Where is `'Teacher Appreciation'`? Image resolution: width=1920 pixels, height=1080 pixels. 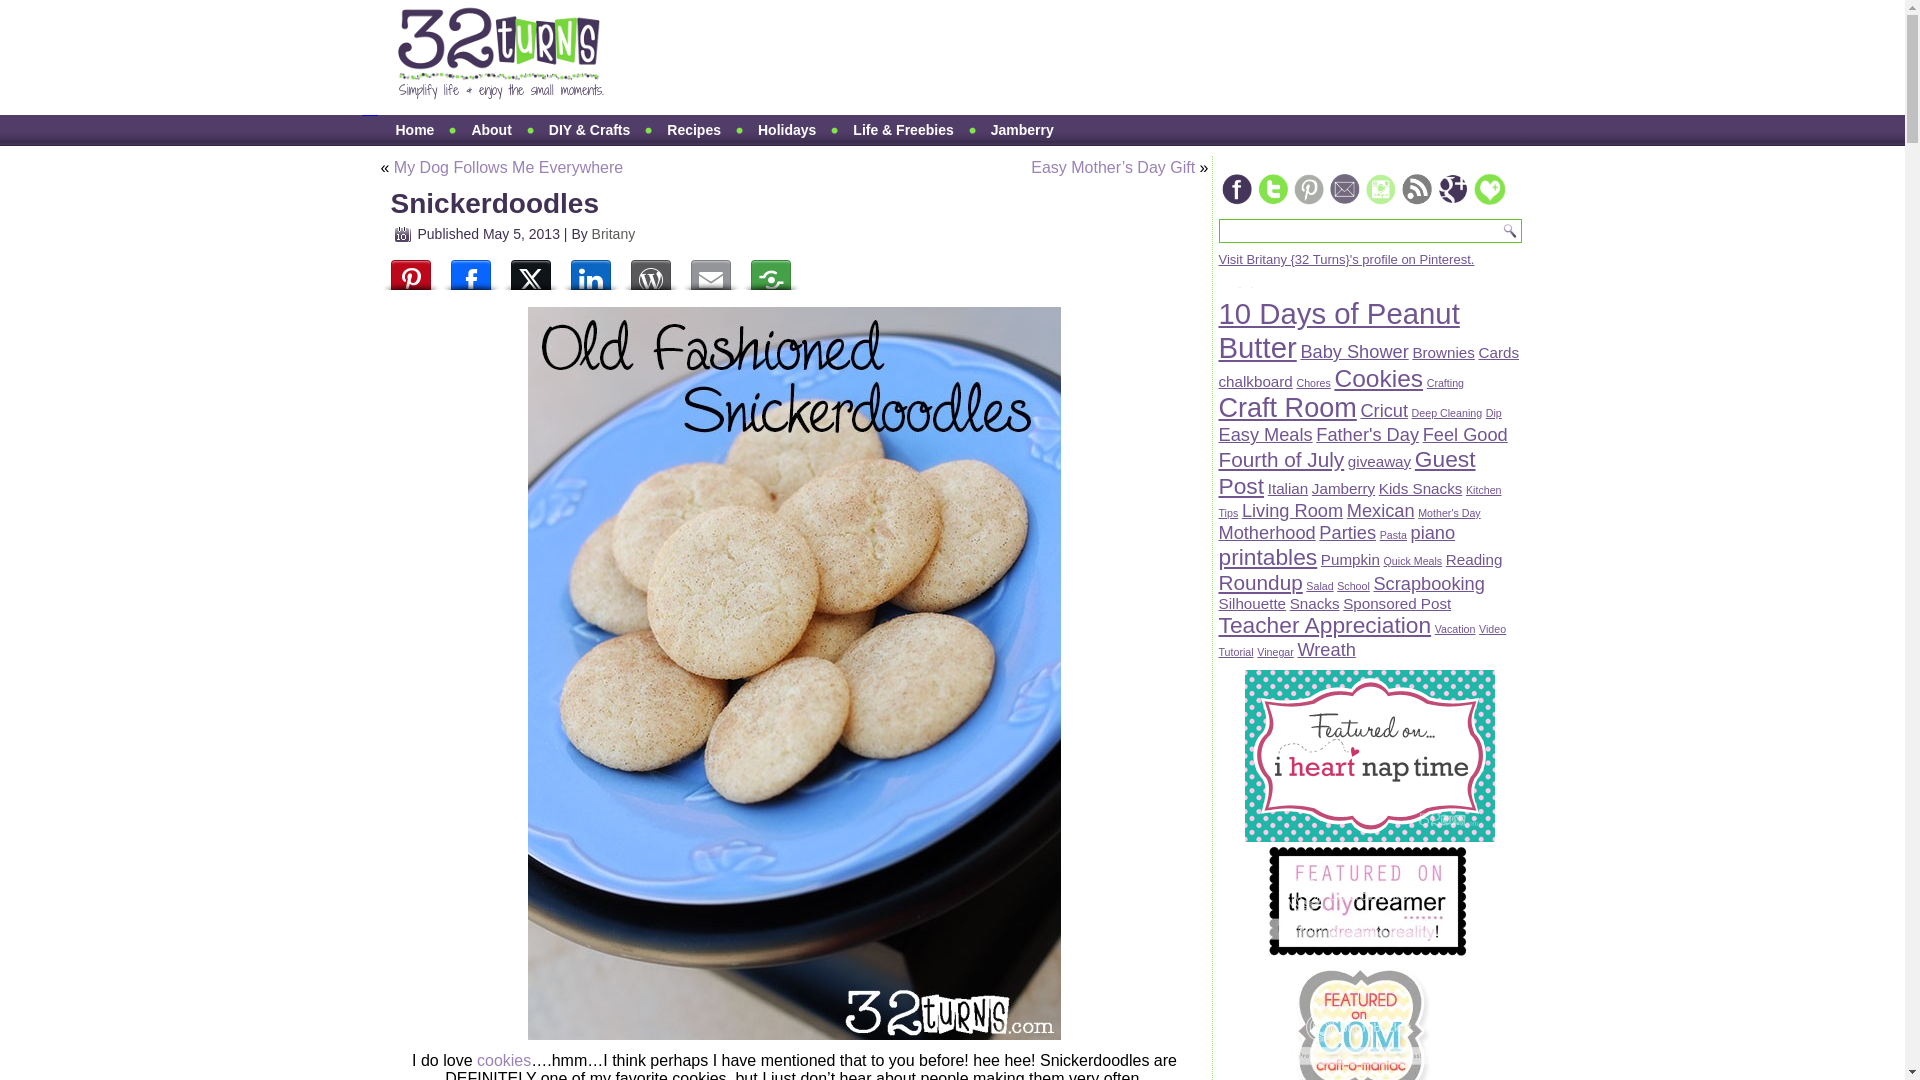
'Teacher Appreciation' is located at coordinates (1324, 623).